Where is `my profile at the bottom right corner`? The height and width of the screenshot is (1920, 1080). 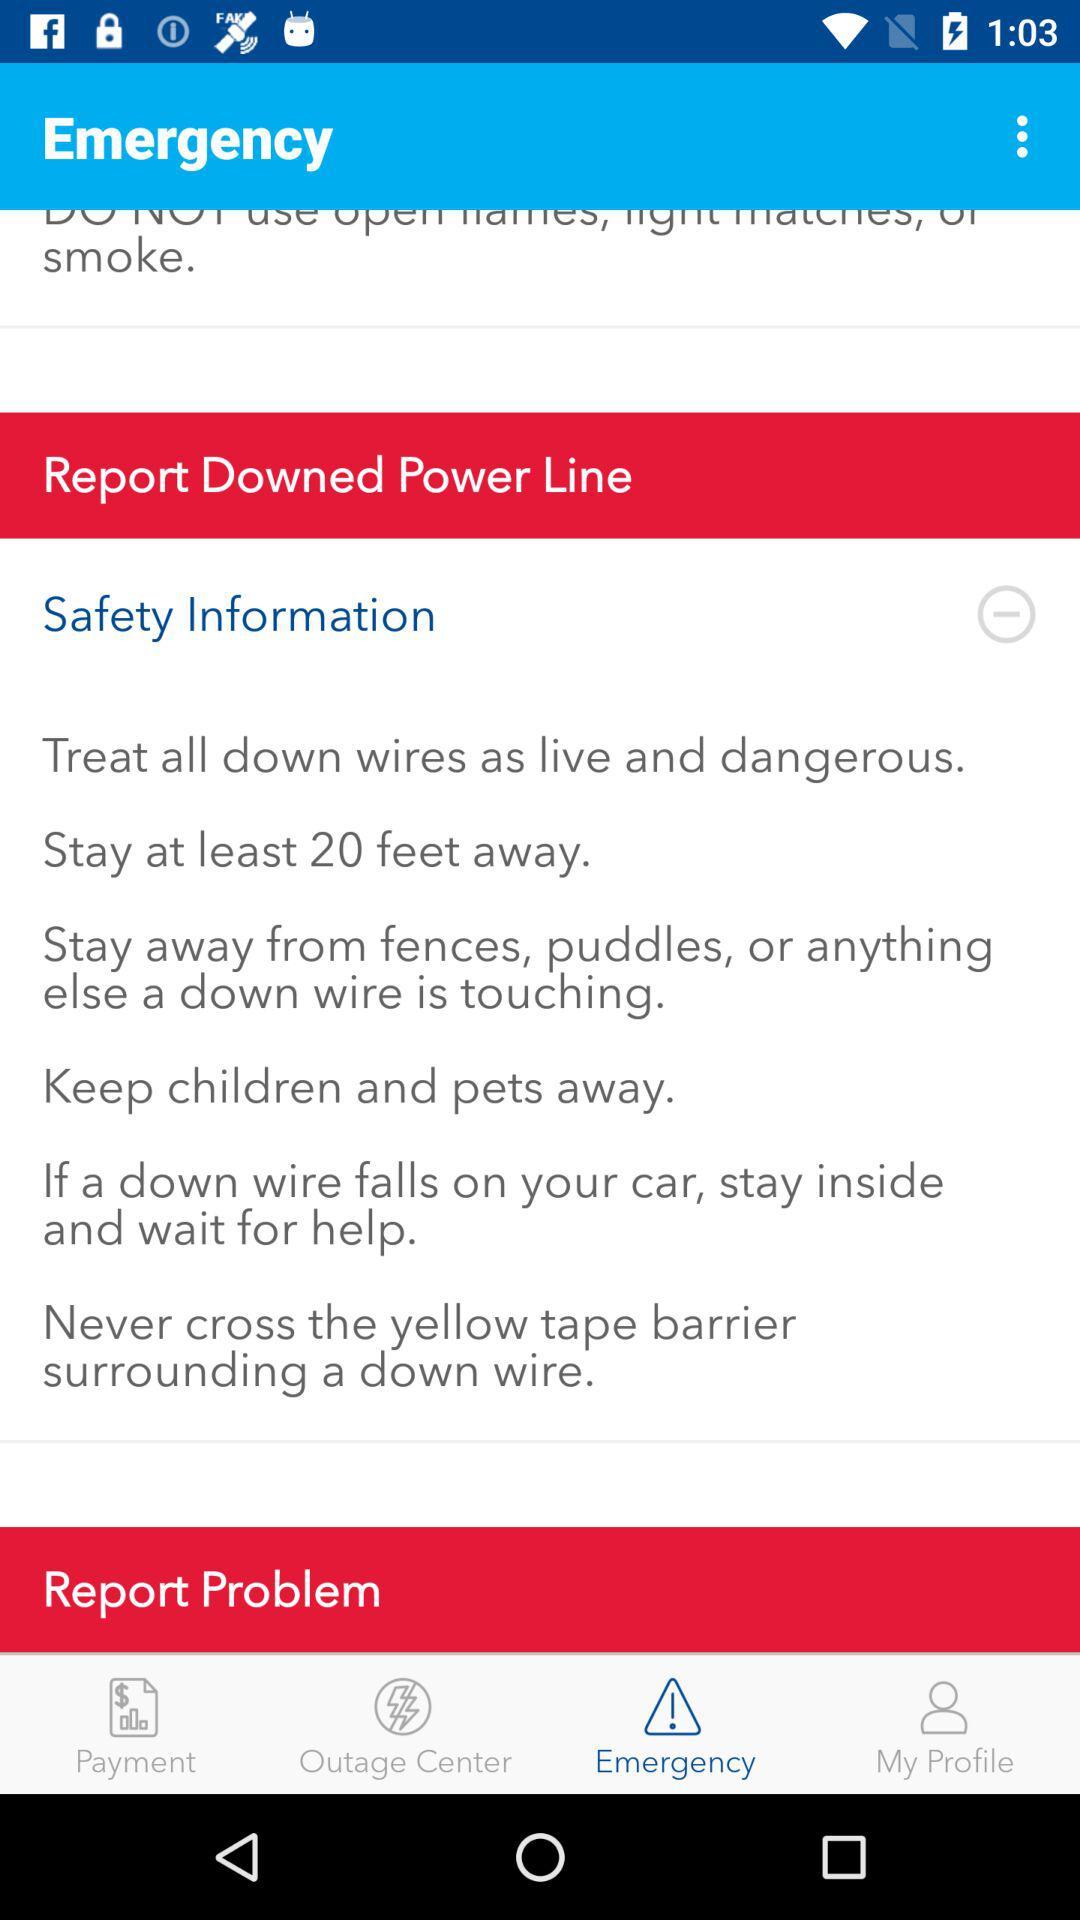 my profile at the bottom right corner is located at coordinates (945, 1723).